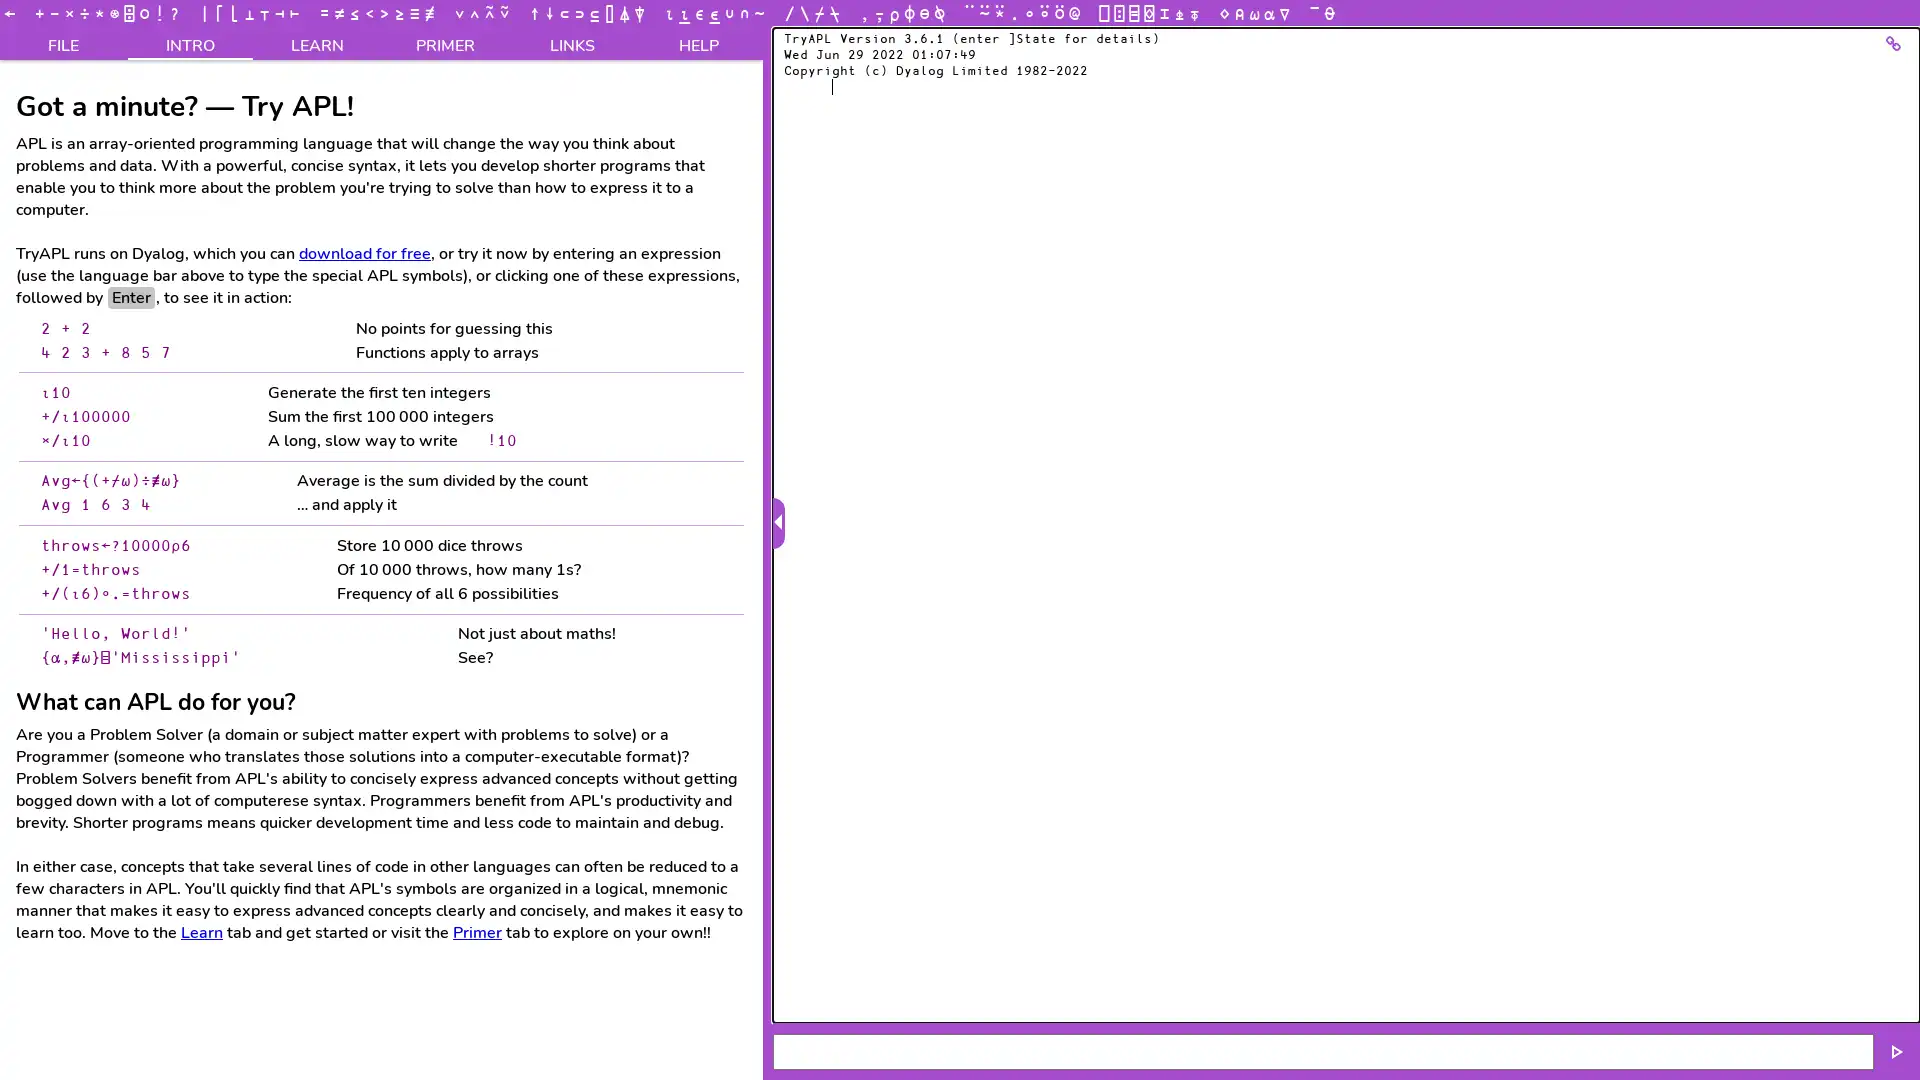 The height and width of the screenshot is (1080, 1920). What do you see at coordinates (63, 44) in the screenshot?
I see `FILE` at bounding box center [63, 44].